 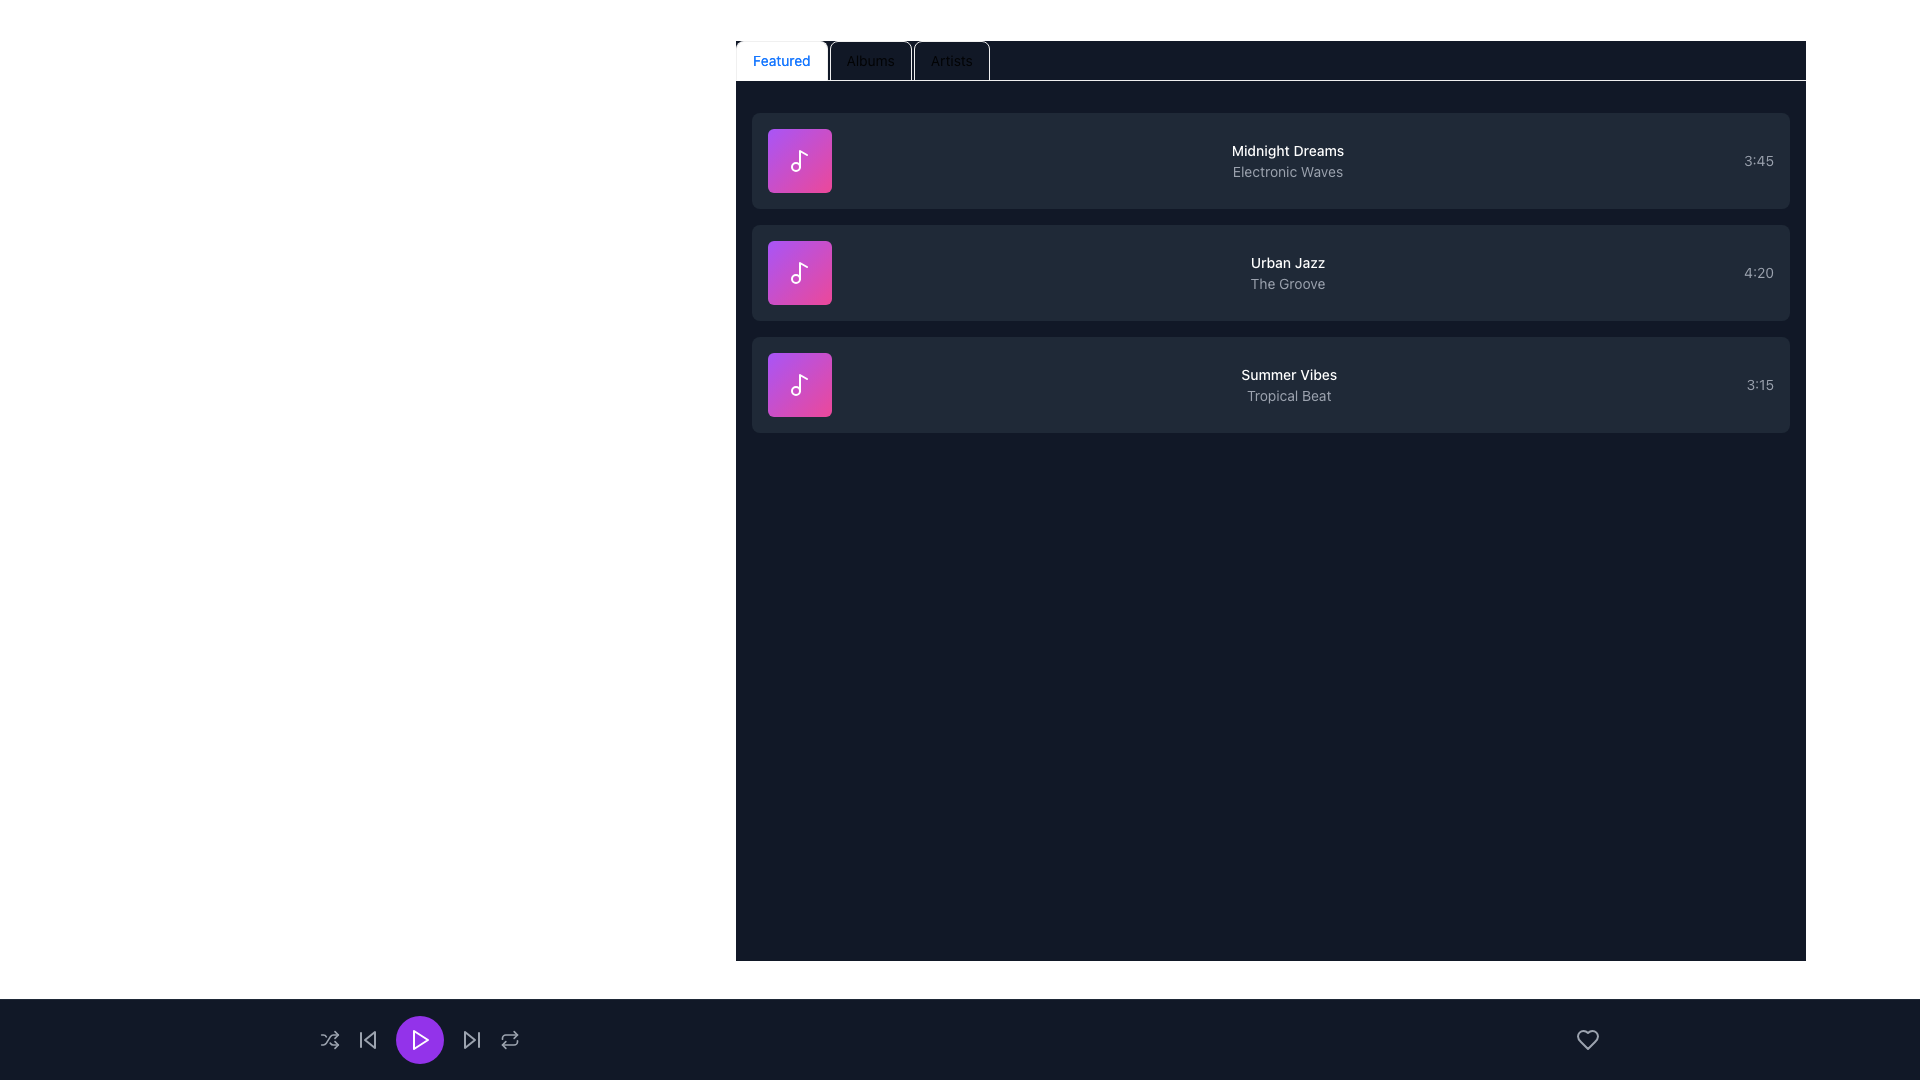 What do you see at coordinates (509, 1039) in the screenshot?
I see `the repeat playback button located at the far-right end of the bottom control panel` at bounding box center [509, 1039].